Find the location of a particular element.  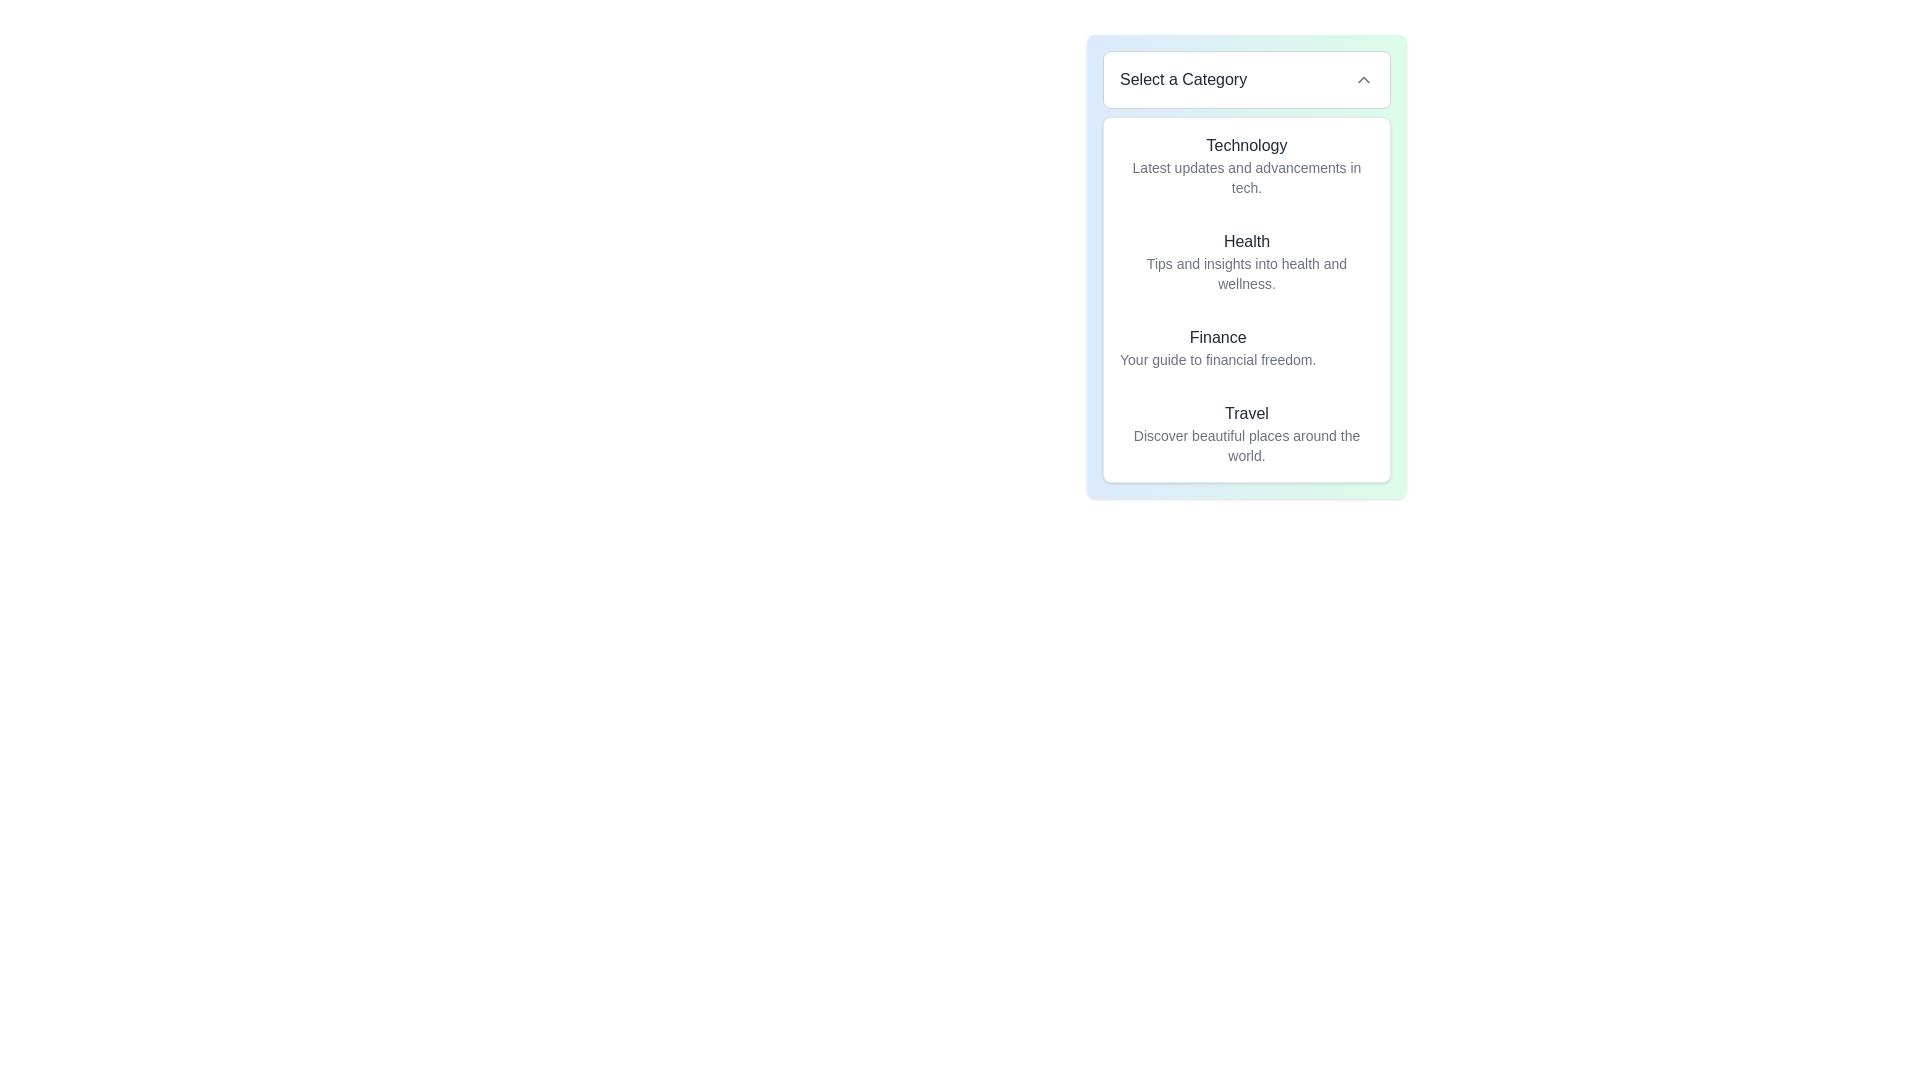

the chevron-up icon located at the top-right corner of the 'Select a Category' dropdown is located at coordinates (1362, 79).